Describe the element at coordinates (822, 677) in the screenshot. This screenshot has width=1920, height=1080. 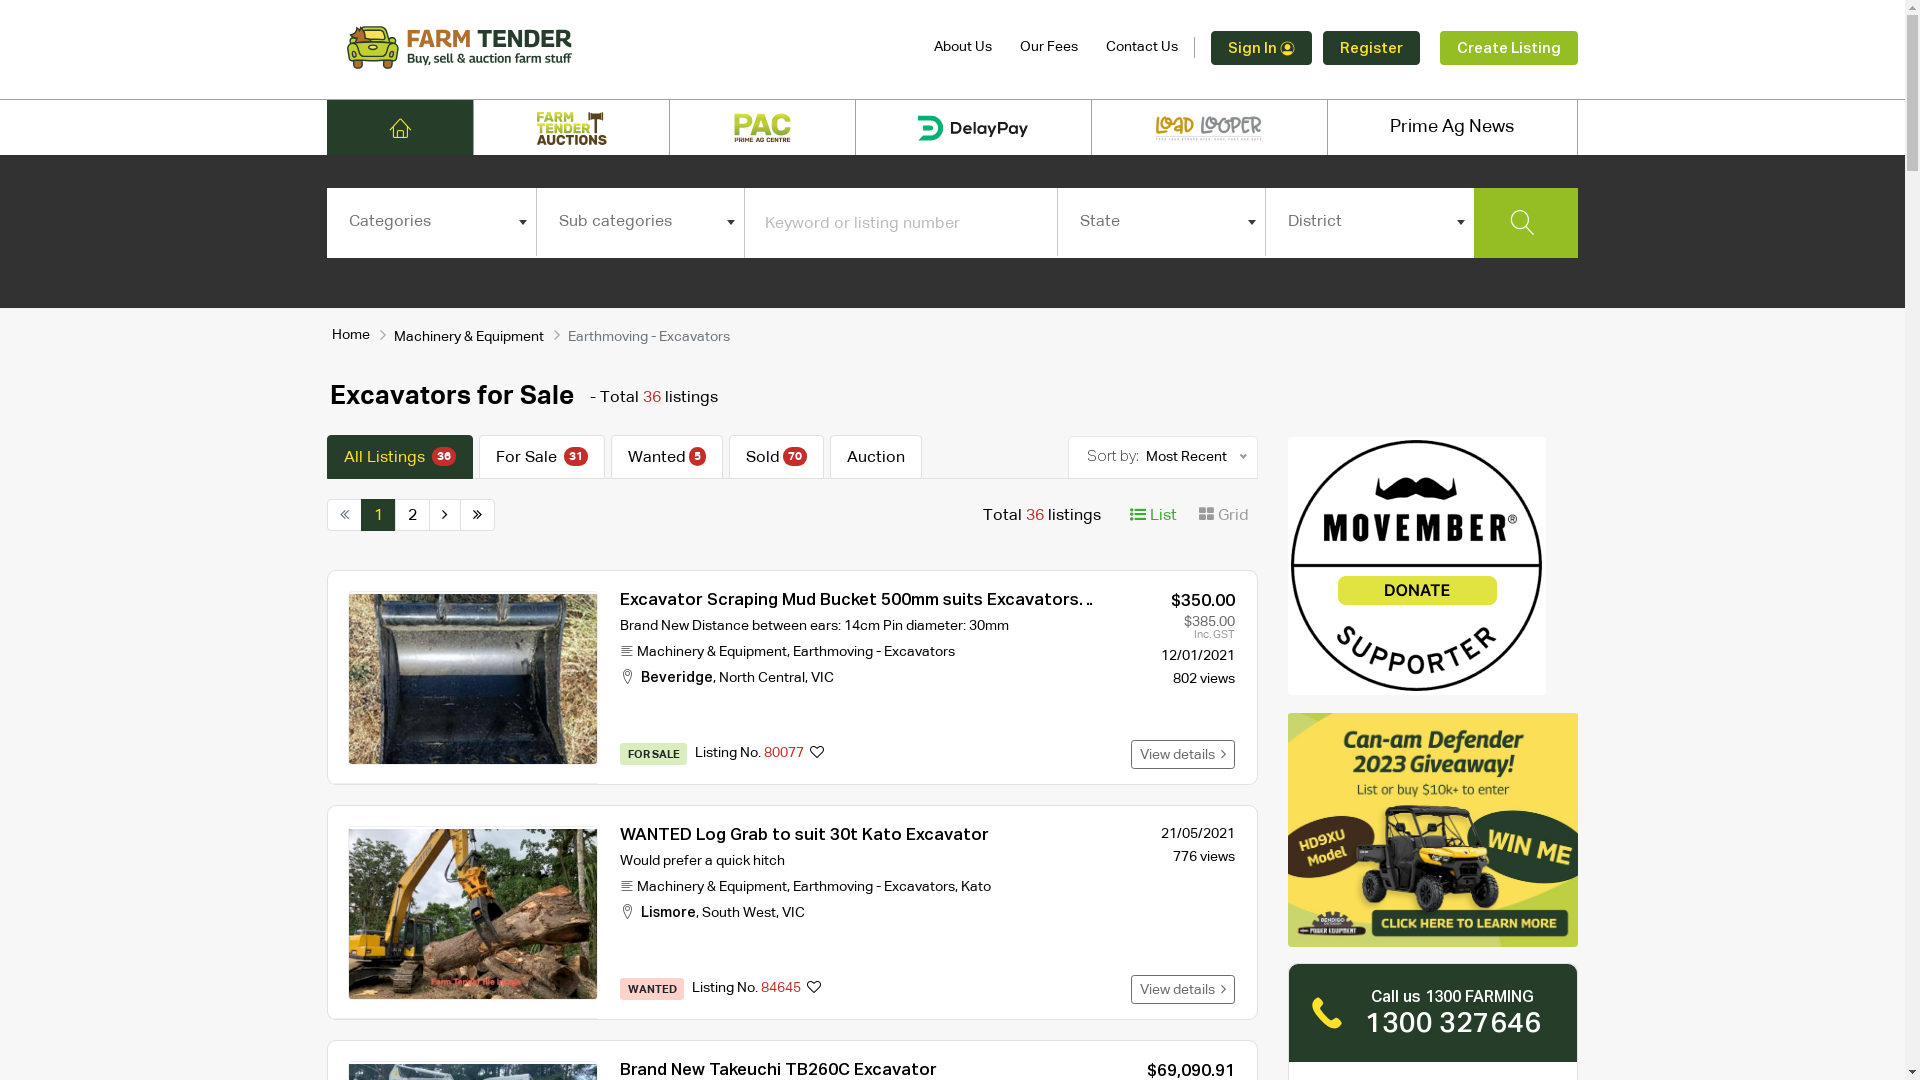
I see `'VIC'` at that location.